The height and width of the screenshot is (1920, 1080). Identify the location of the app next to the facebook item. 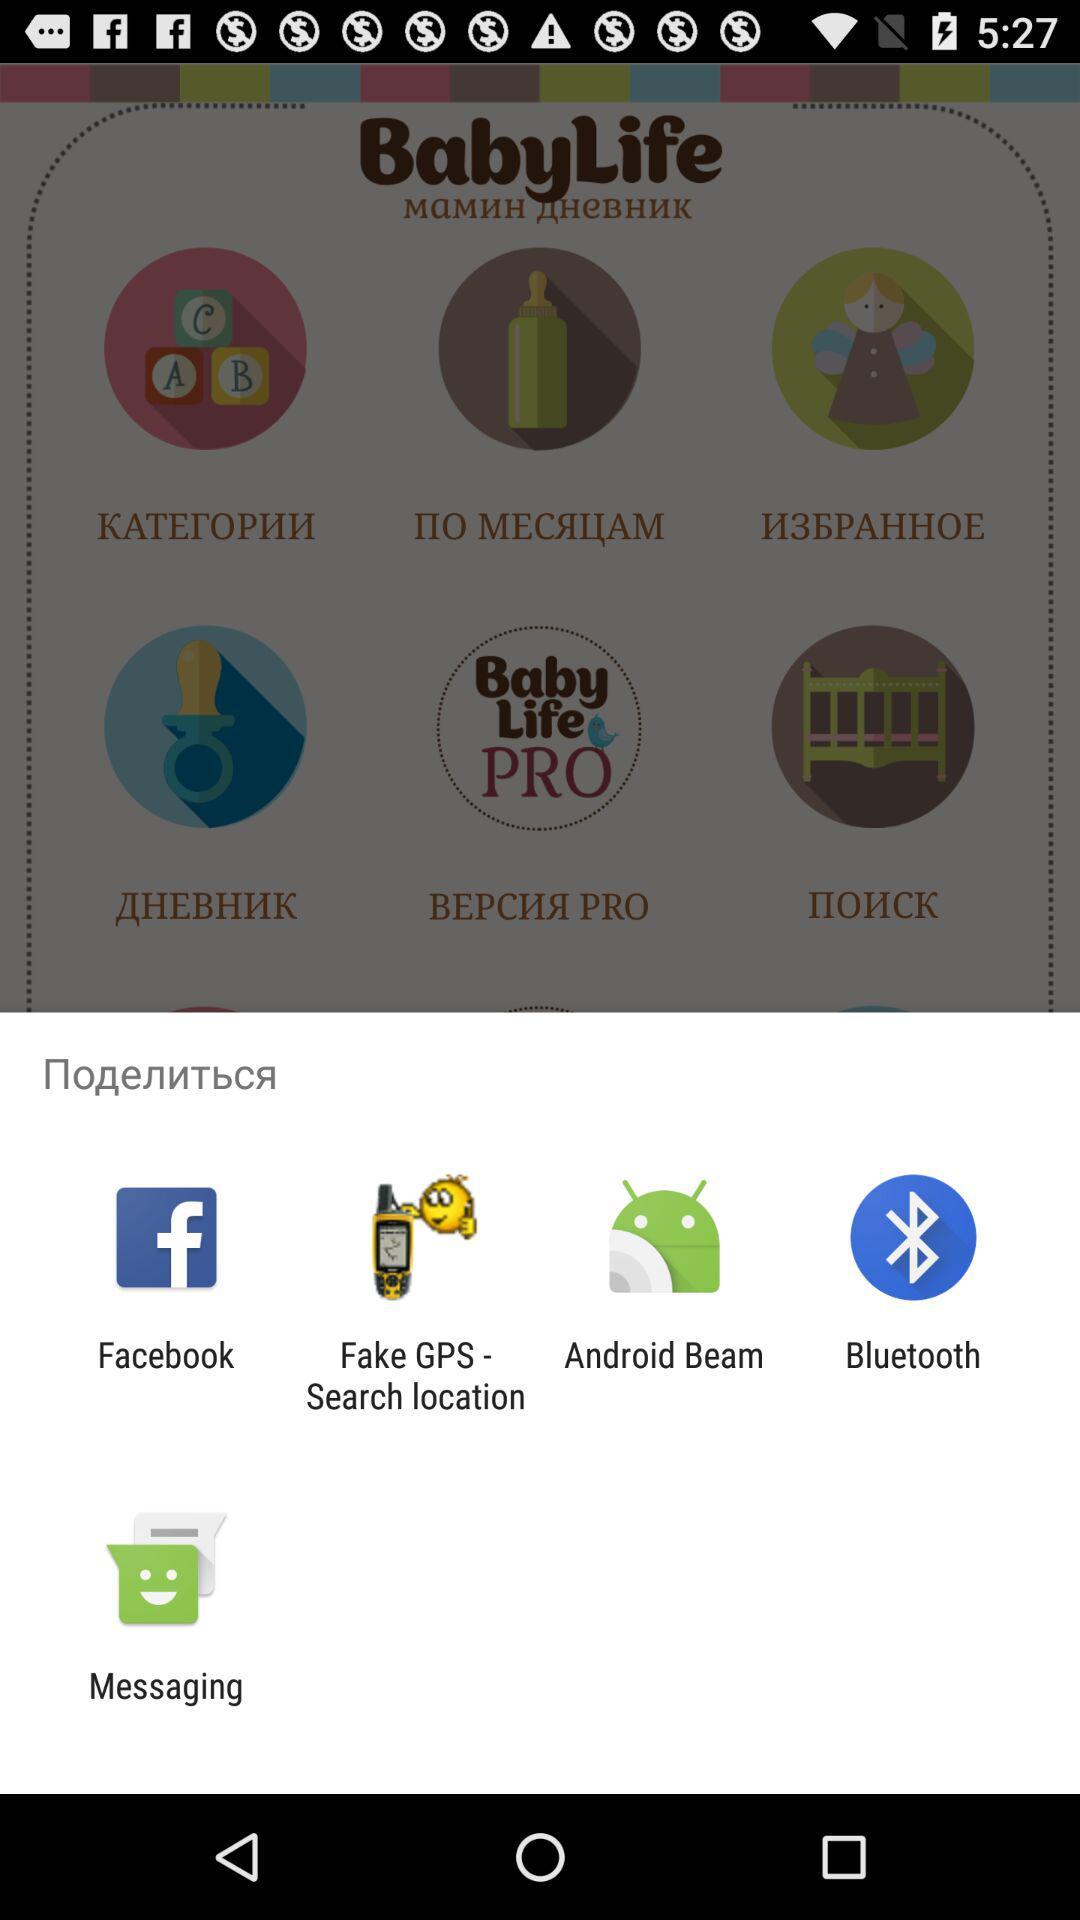
(414, 1374).